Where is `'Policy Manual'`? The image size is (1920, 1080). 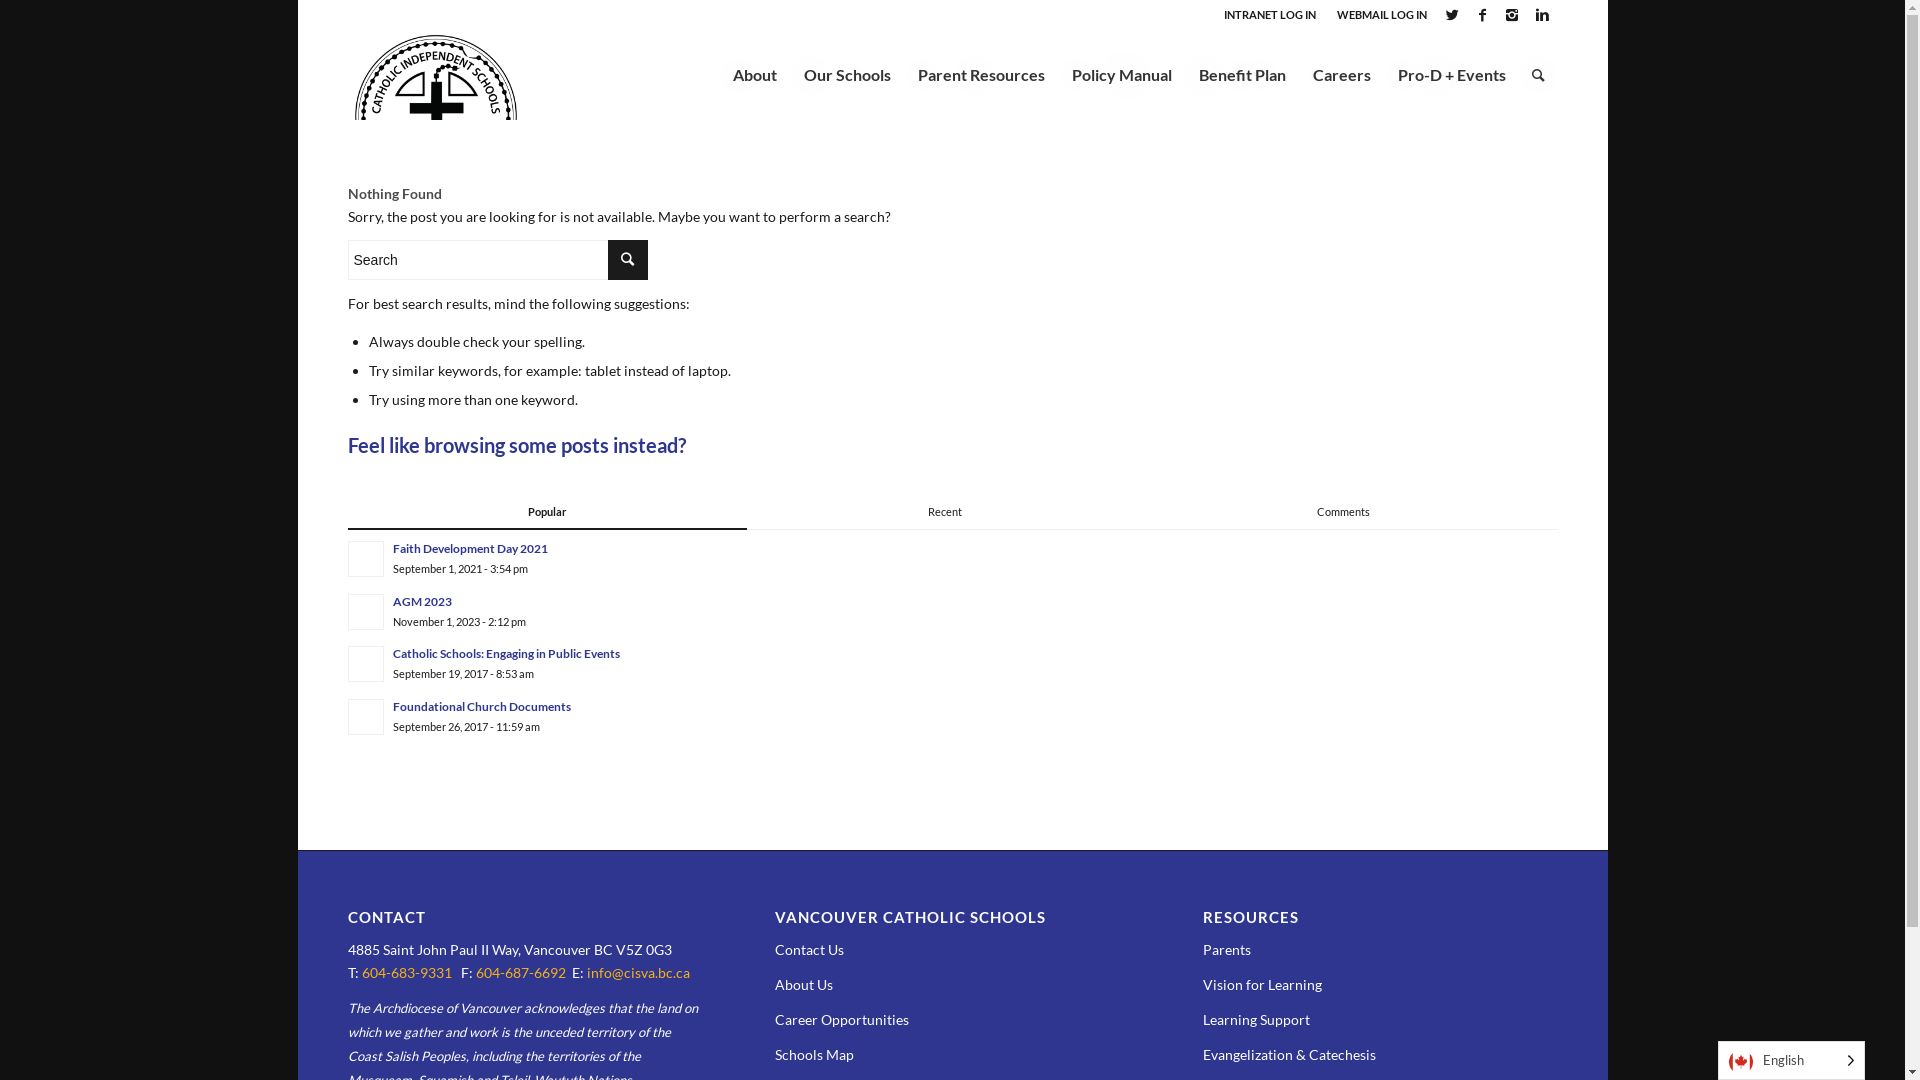 'Policy Manual' is located at coordinates (1121, 73).